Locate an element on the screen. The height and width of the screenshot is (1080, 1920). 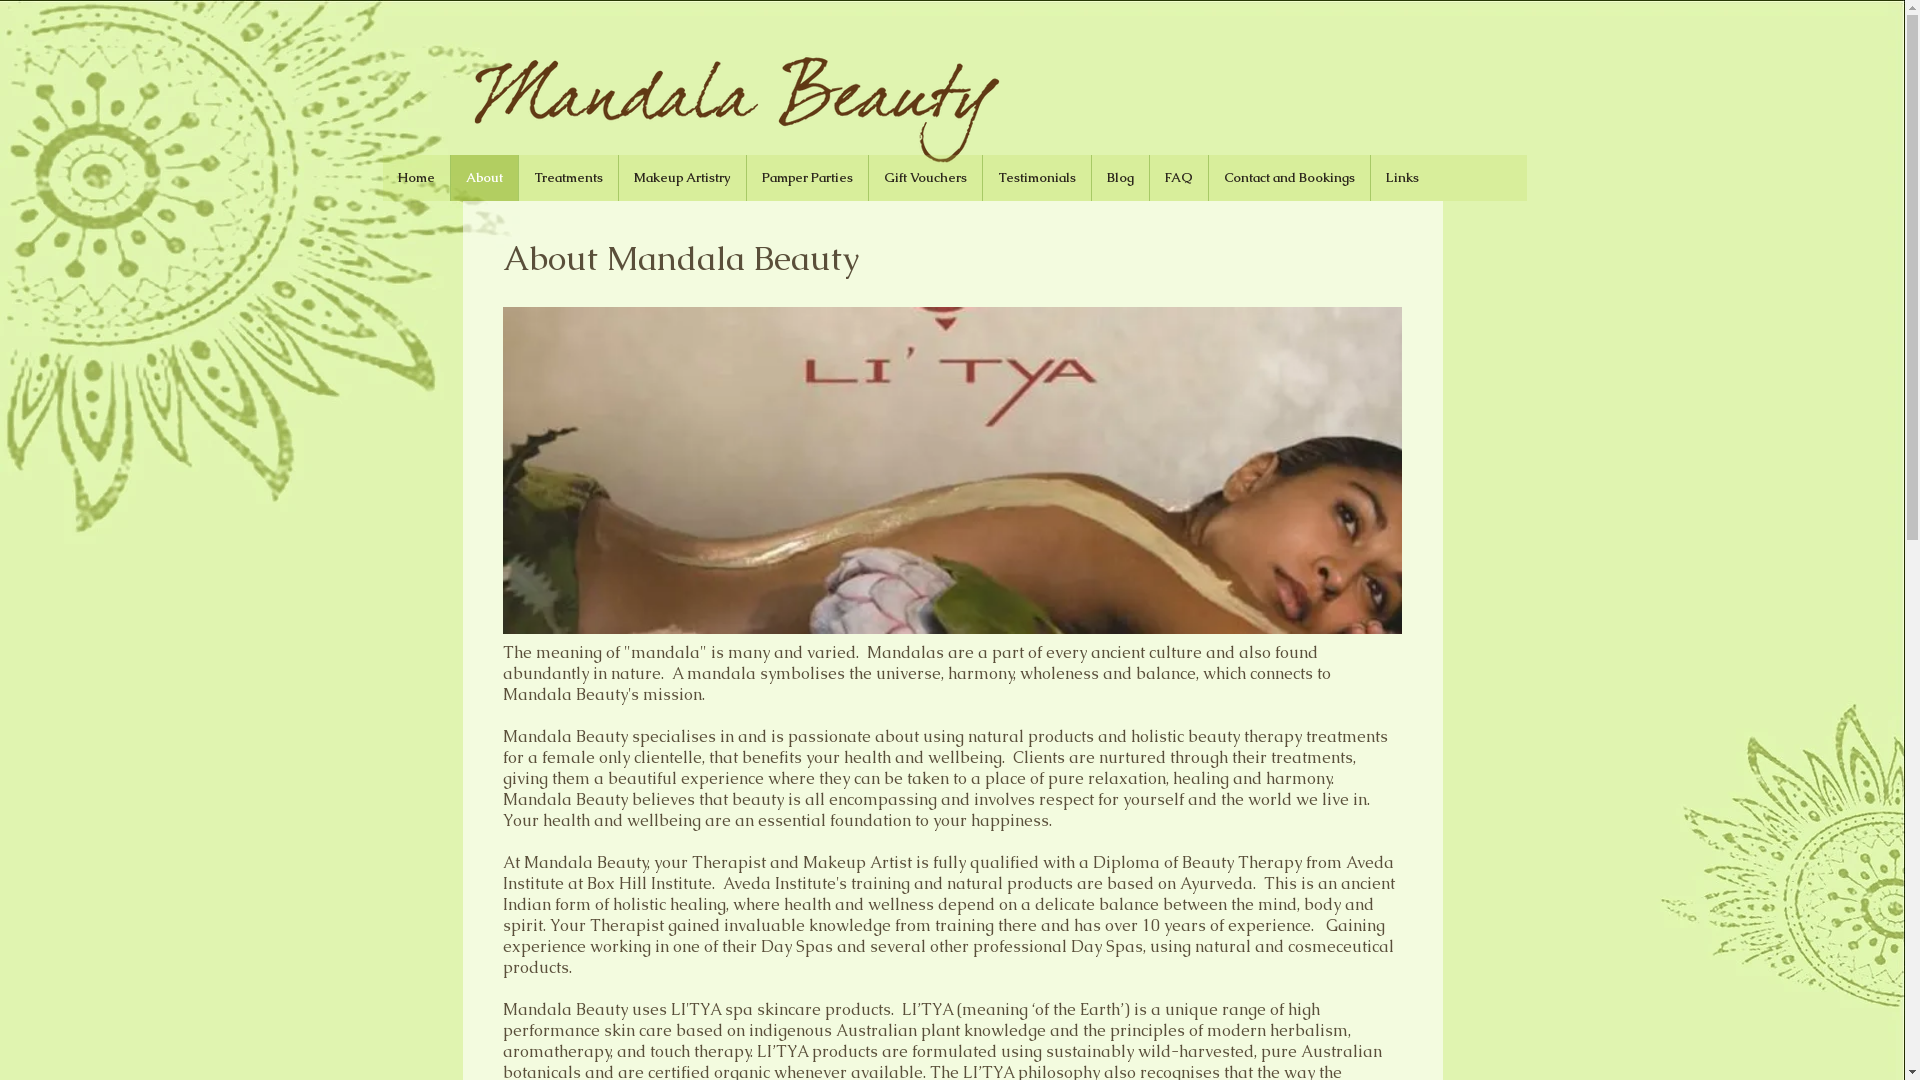
'Makeup Artistry' is located at coordinates (681, 176).